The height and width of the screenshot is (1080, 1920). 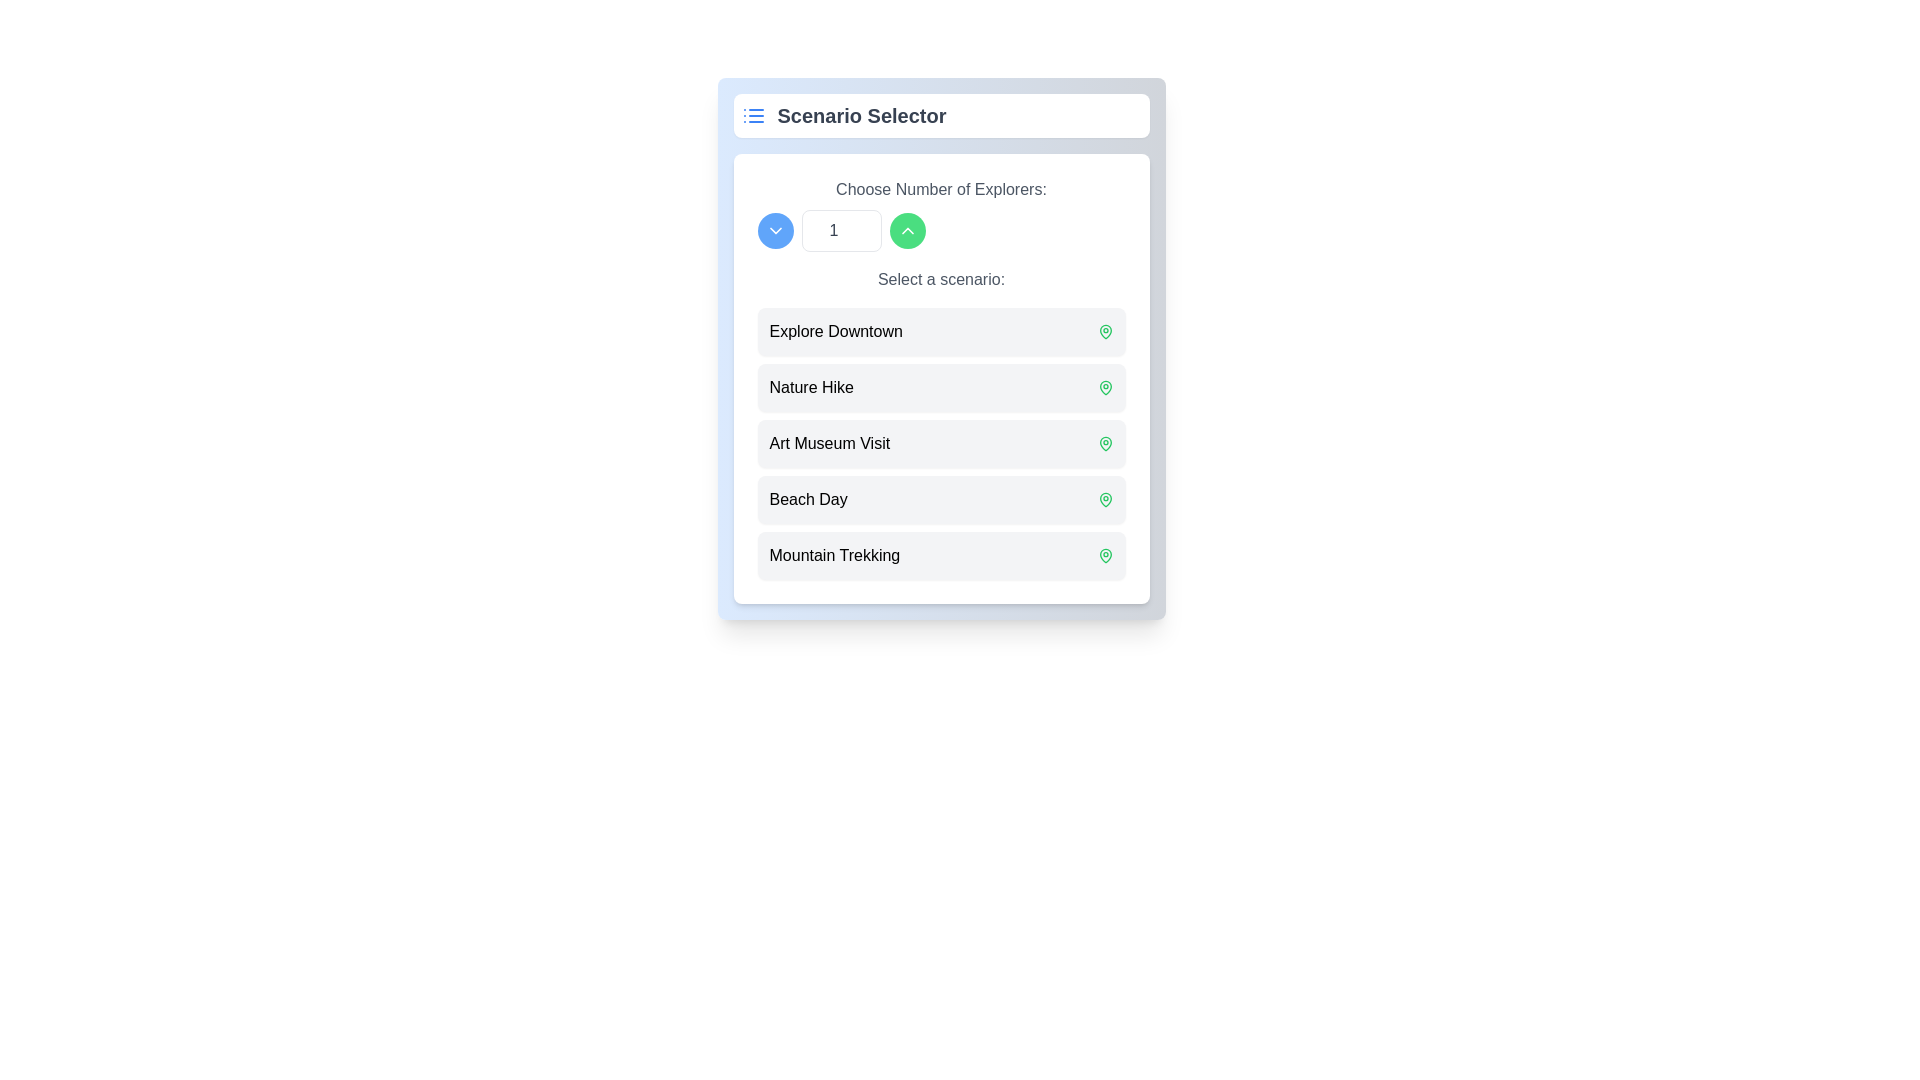 I want to click on the green-colored map pin icon located on the right side of the 'Beach Day' scenario in the list of selectable scenarios, so click(x=1104, y=499).